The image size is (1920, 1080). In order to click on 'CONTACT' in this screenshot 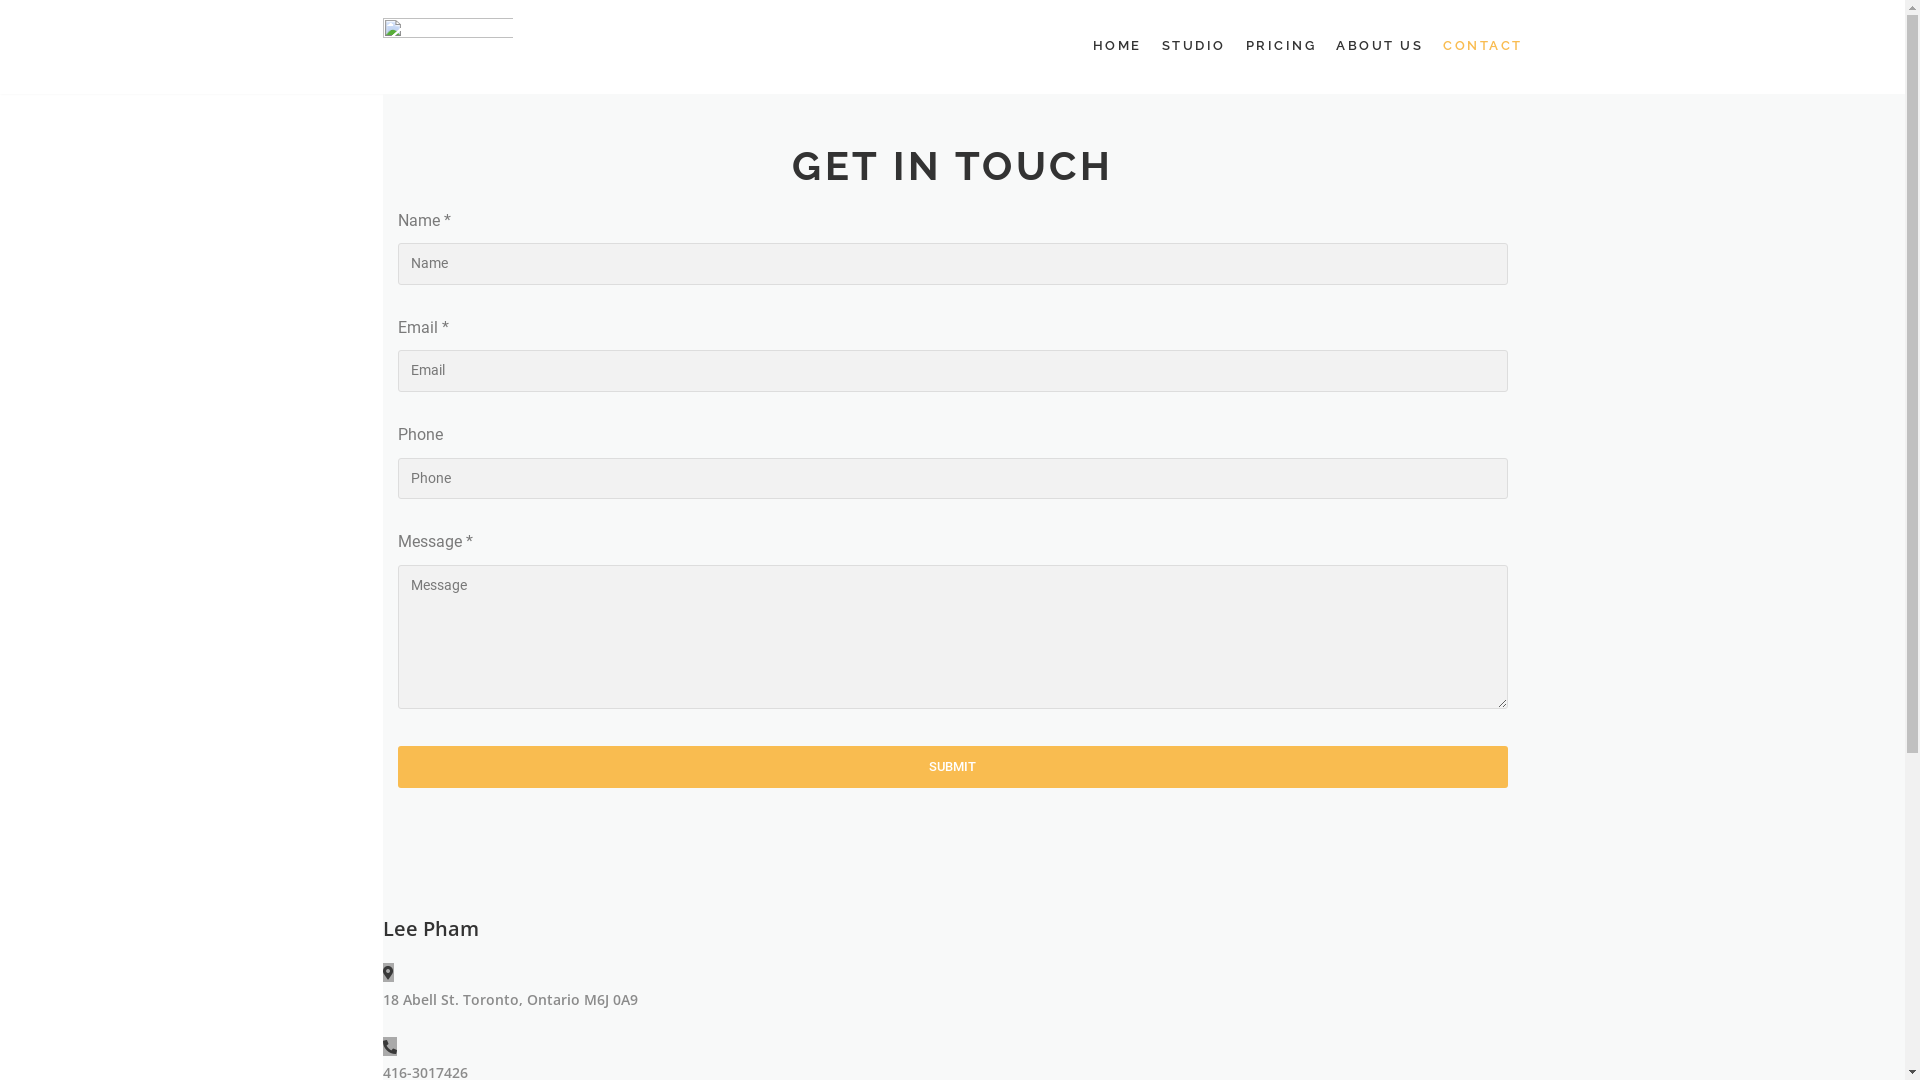, I will do `click(1483, 45)`.